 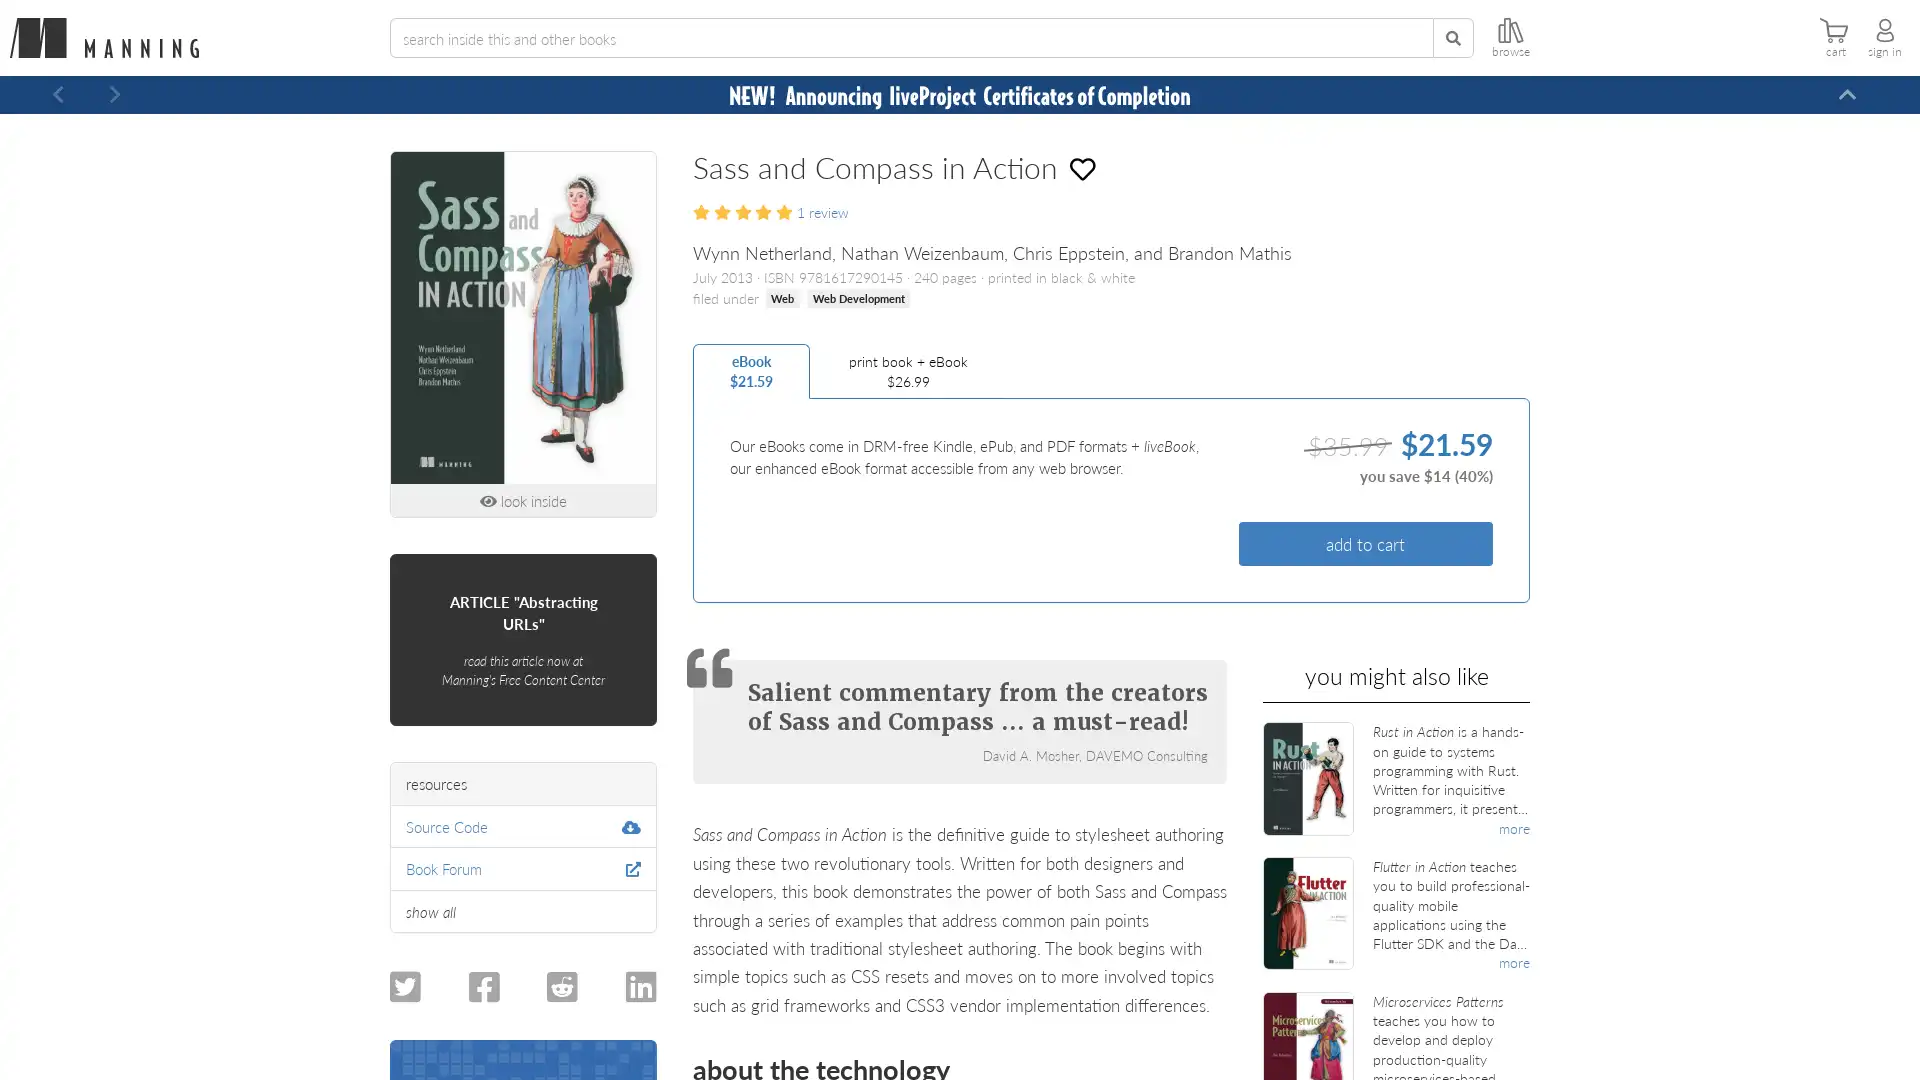 What do you see at coordinates (1364, 543) in the screenshot?
I see `add to cart` at bounding box center [1364, 543].